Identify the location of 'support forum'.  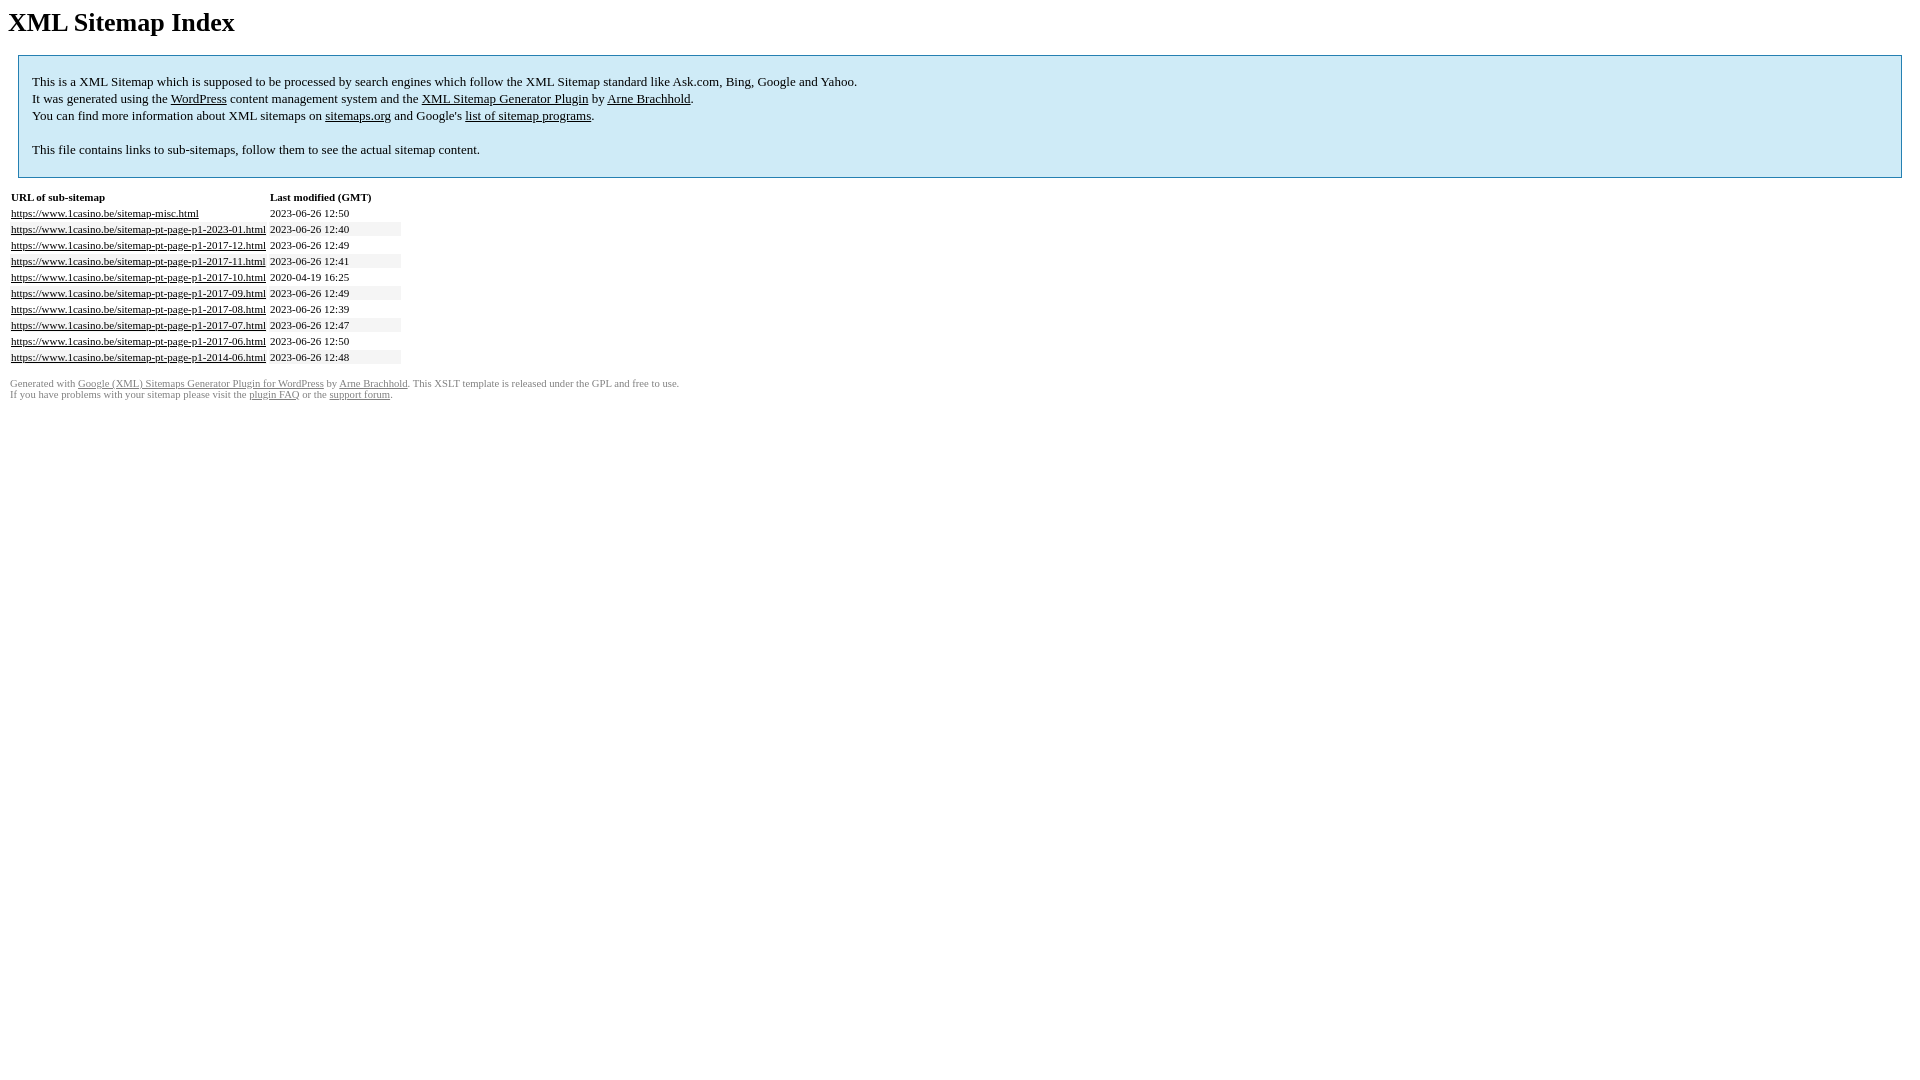
(359, 394).